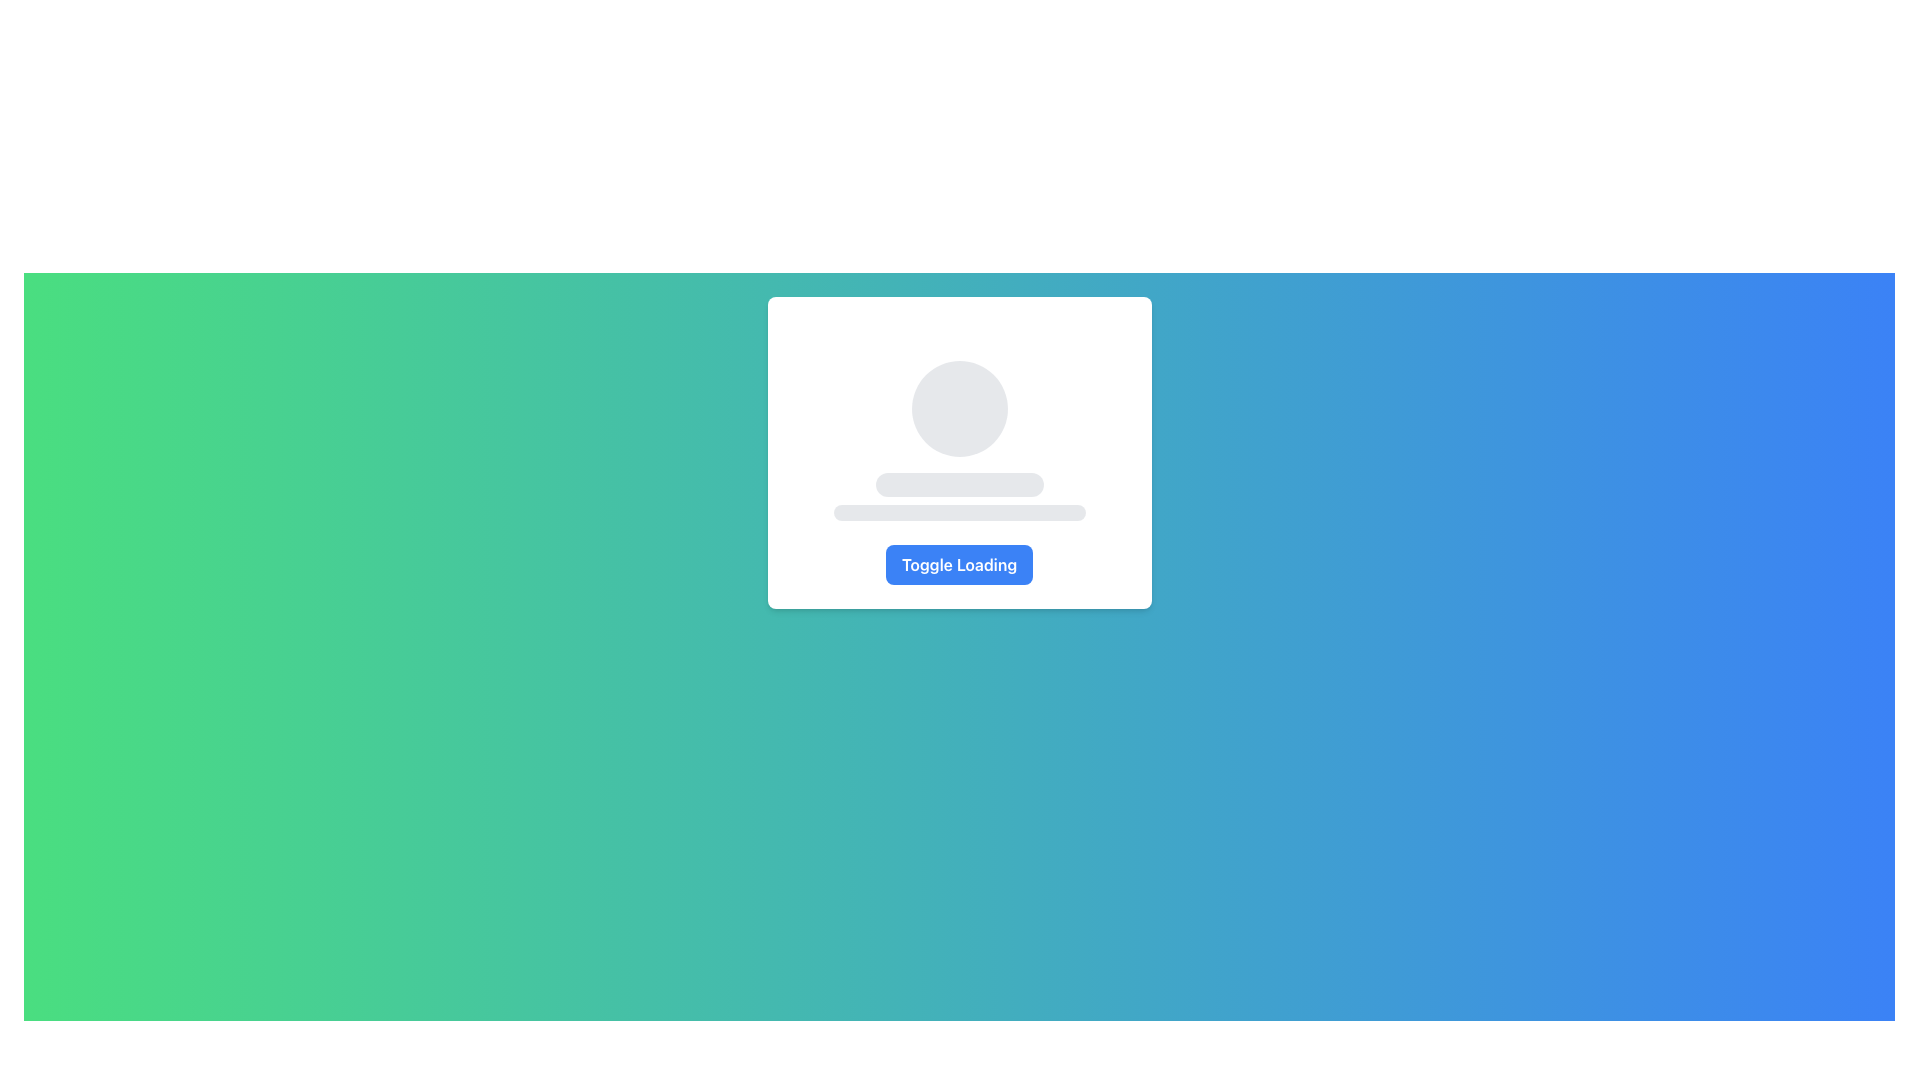  I want to click on the Placeholder component, so click(958, 439).